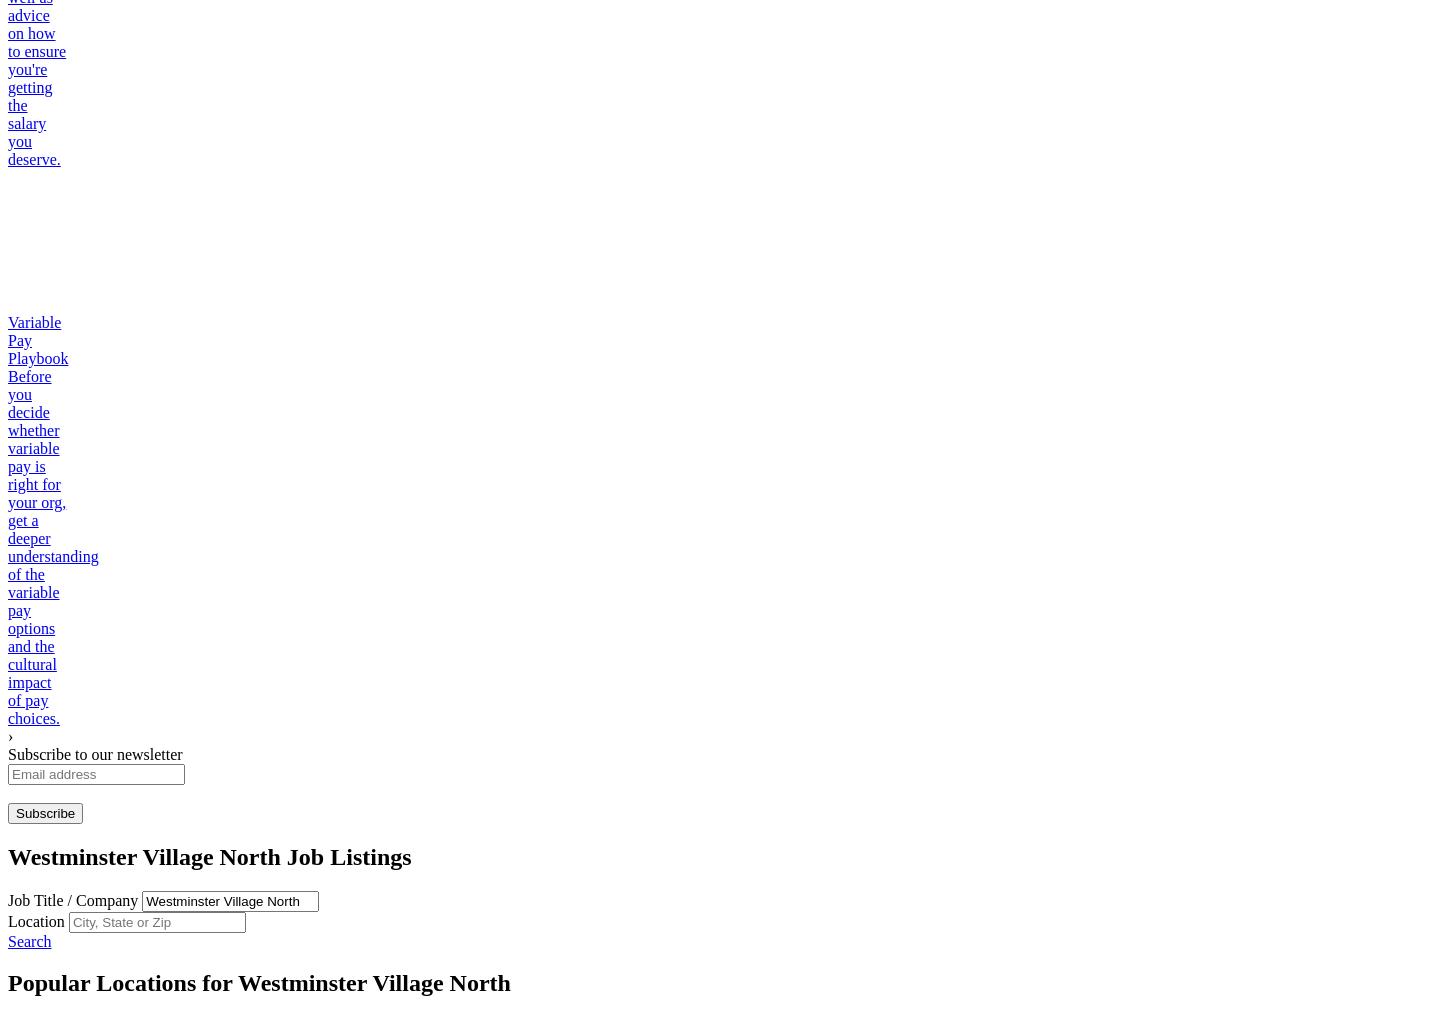 This screenshot has width=1448, height=1013. Describe the element at coordinates (37, 920) in the screenshot. I see `'Location'` at that location.